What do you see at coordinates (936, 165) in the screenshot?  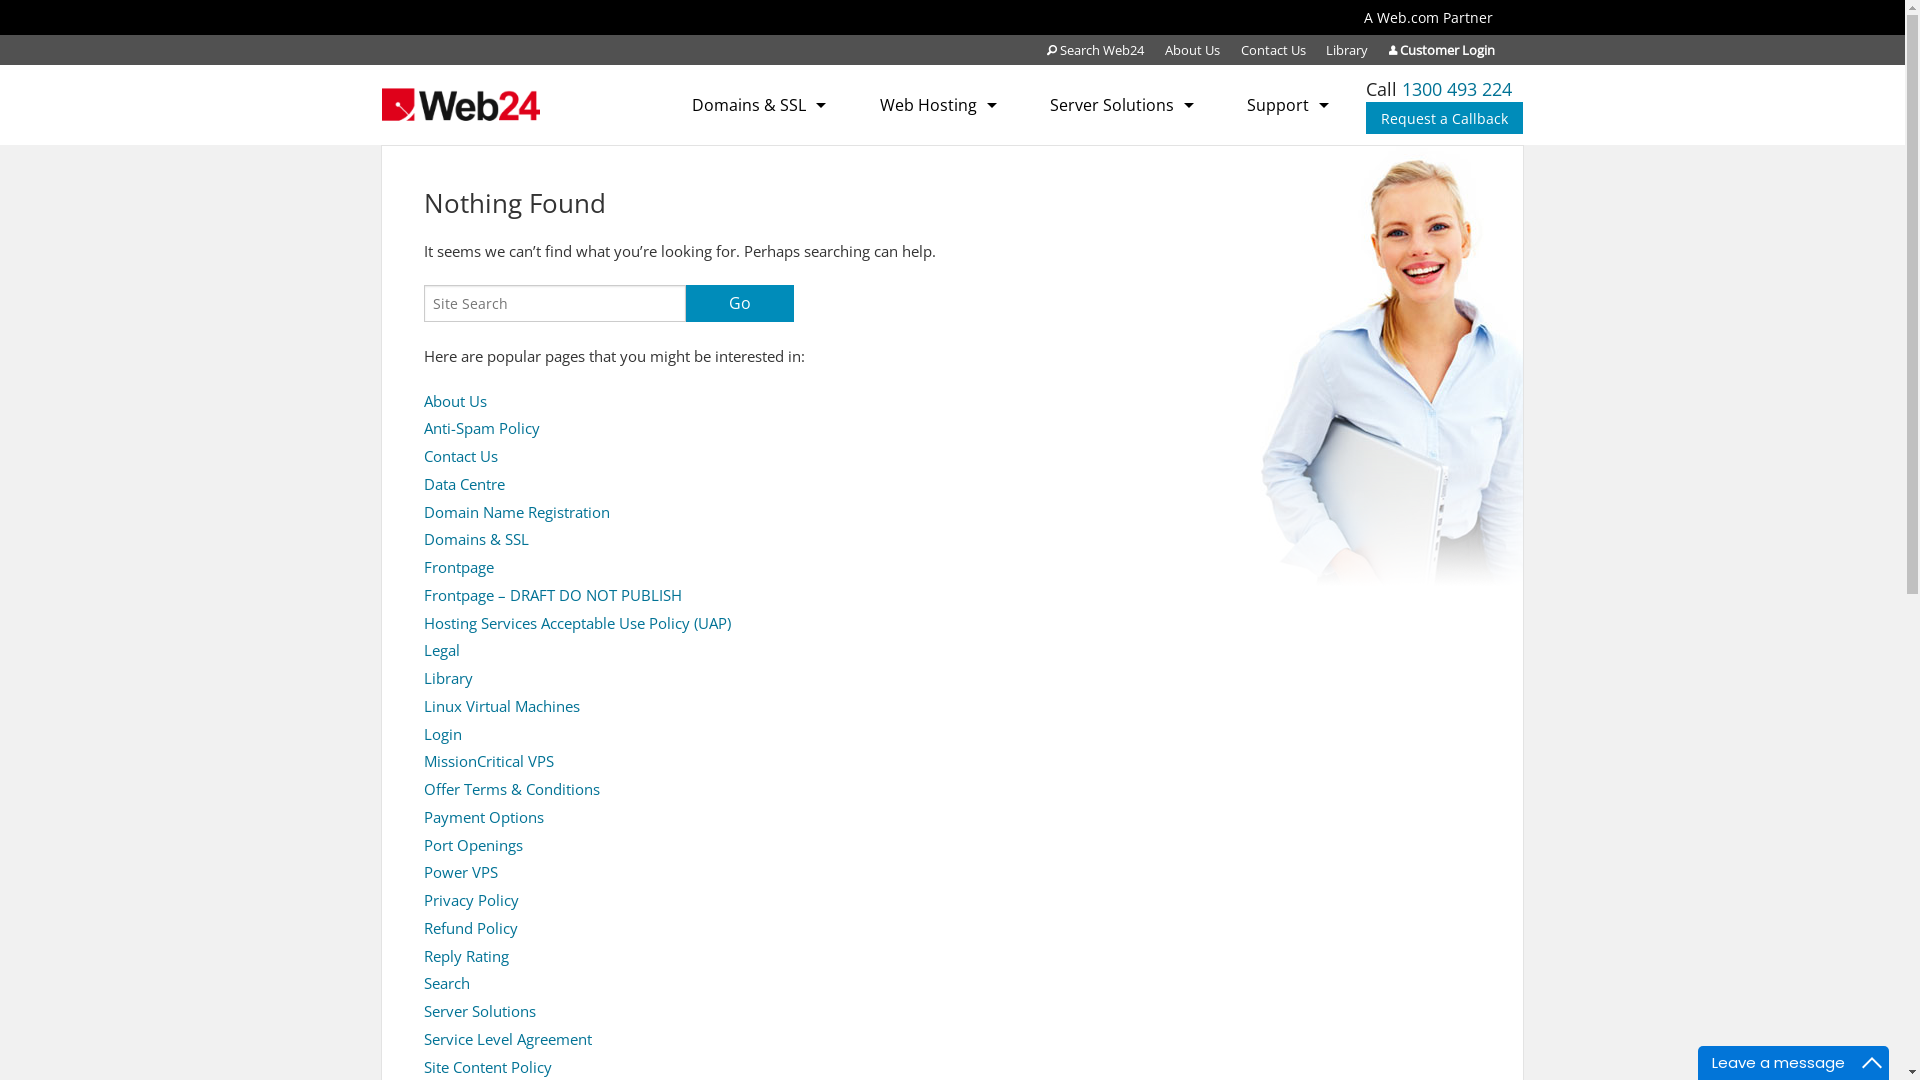 I see `'Web Hosting (Plesk)'` at bounding box center [936, 165].